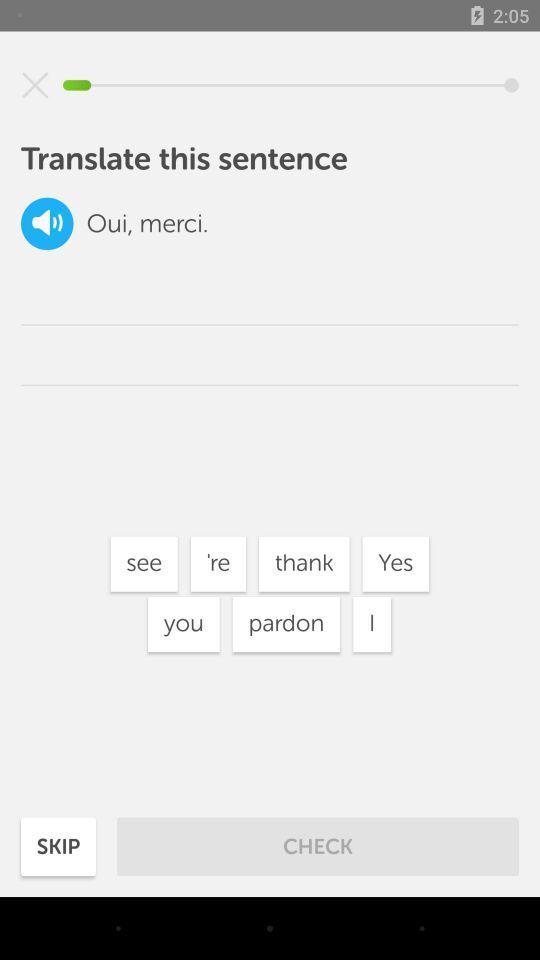 The height and width of the screenshot is (960, 540). I want to click on page, so click(35, 85).